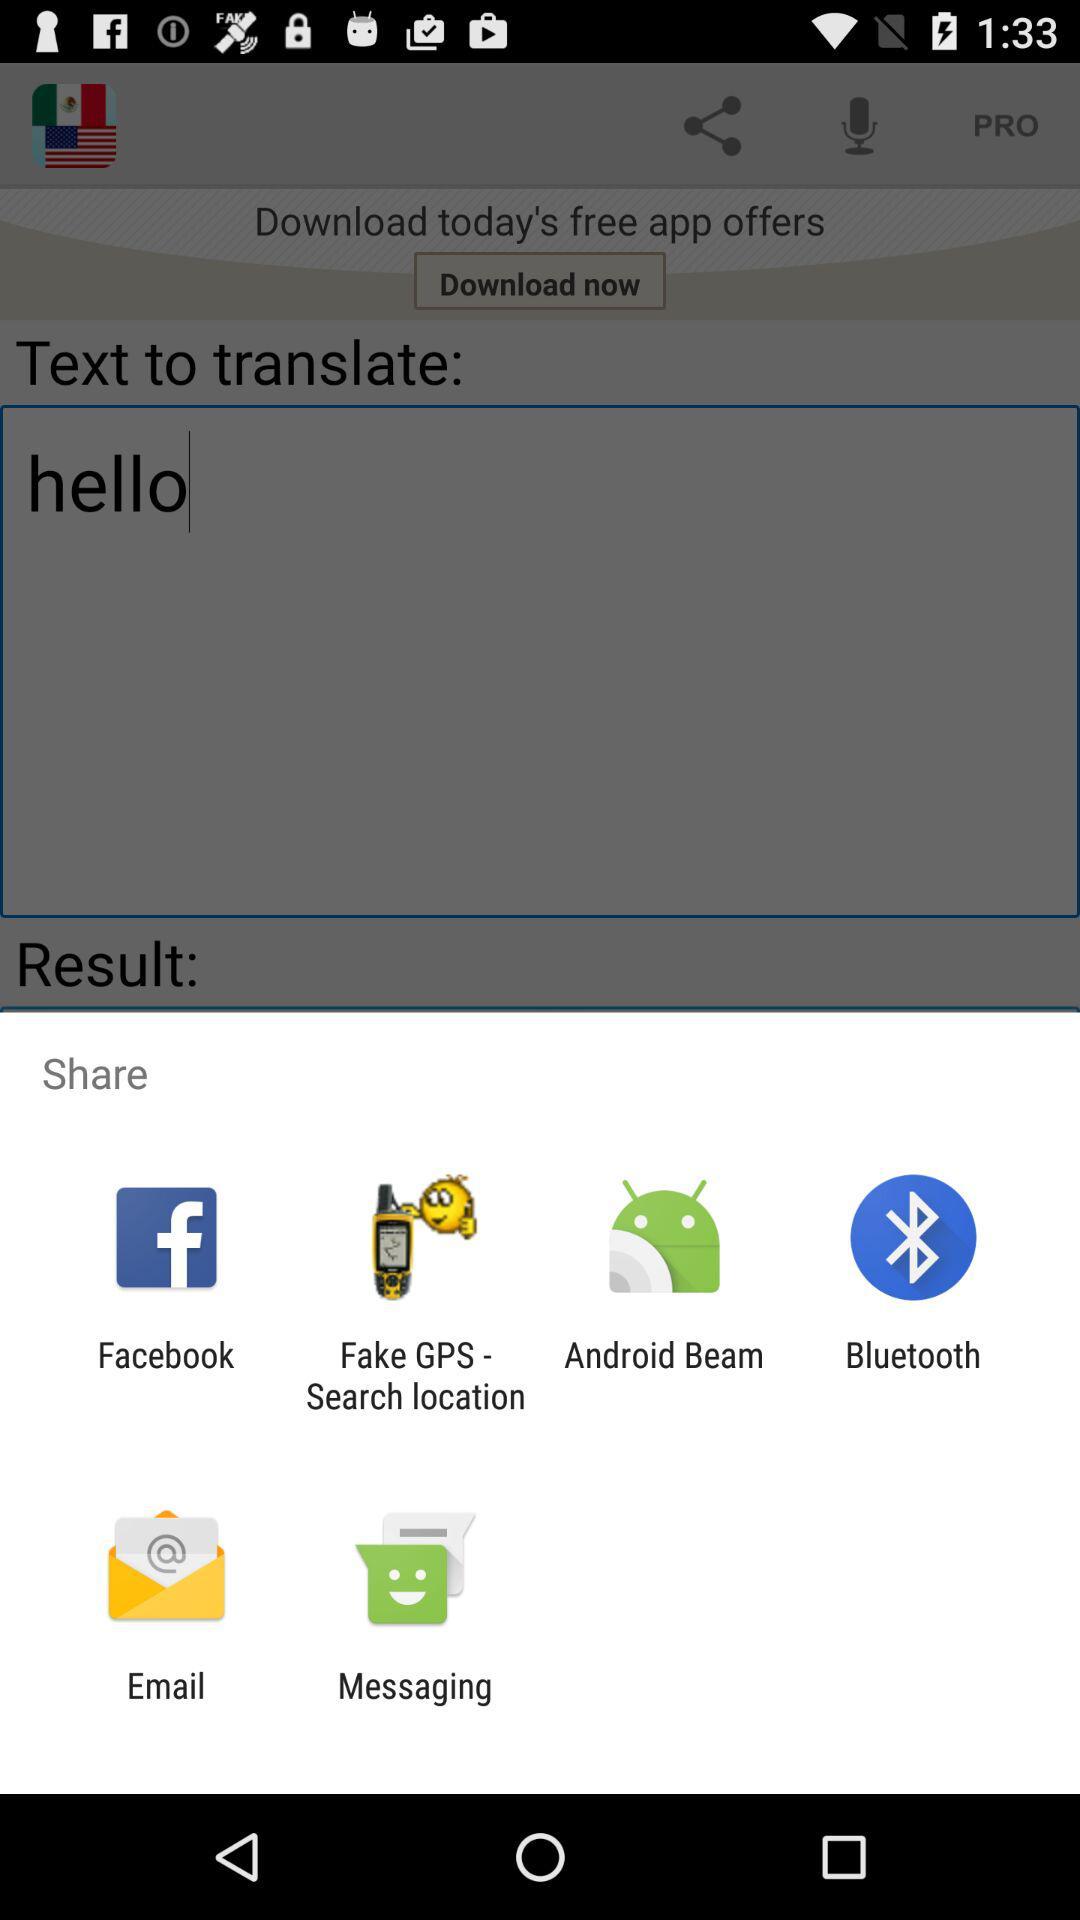 The height and width of the screenshot is (1920, 1080). I want to click on app next to messaging icon, so click(165, 1705).